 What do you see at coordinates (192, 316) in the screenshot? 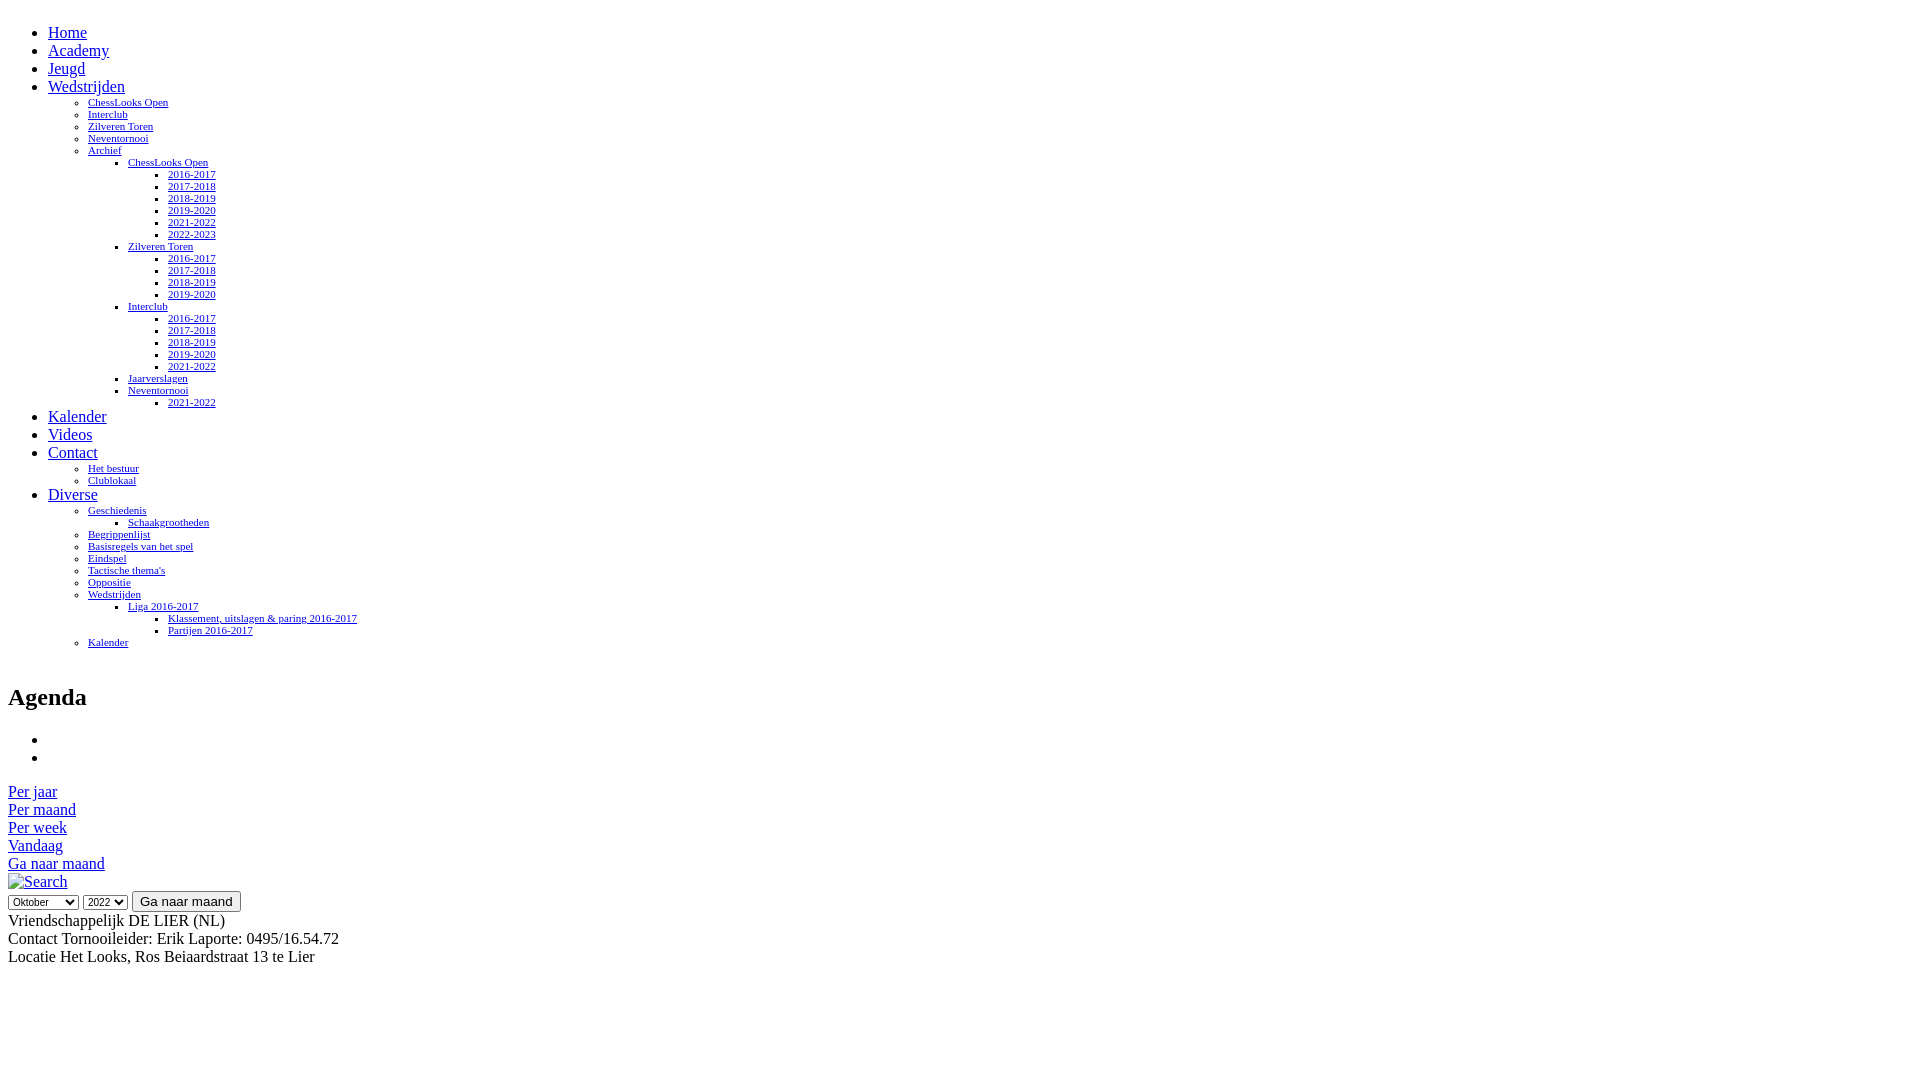
I see `'2016-2017'` at bounding box center [192, 316].